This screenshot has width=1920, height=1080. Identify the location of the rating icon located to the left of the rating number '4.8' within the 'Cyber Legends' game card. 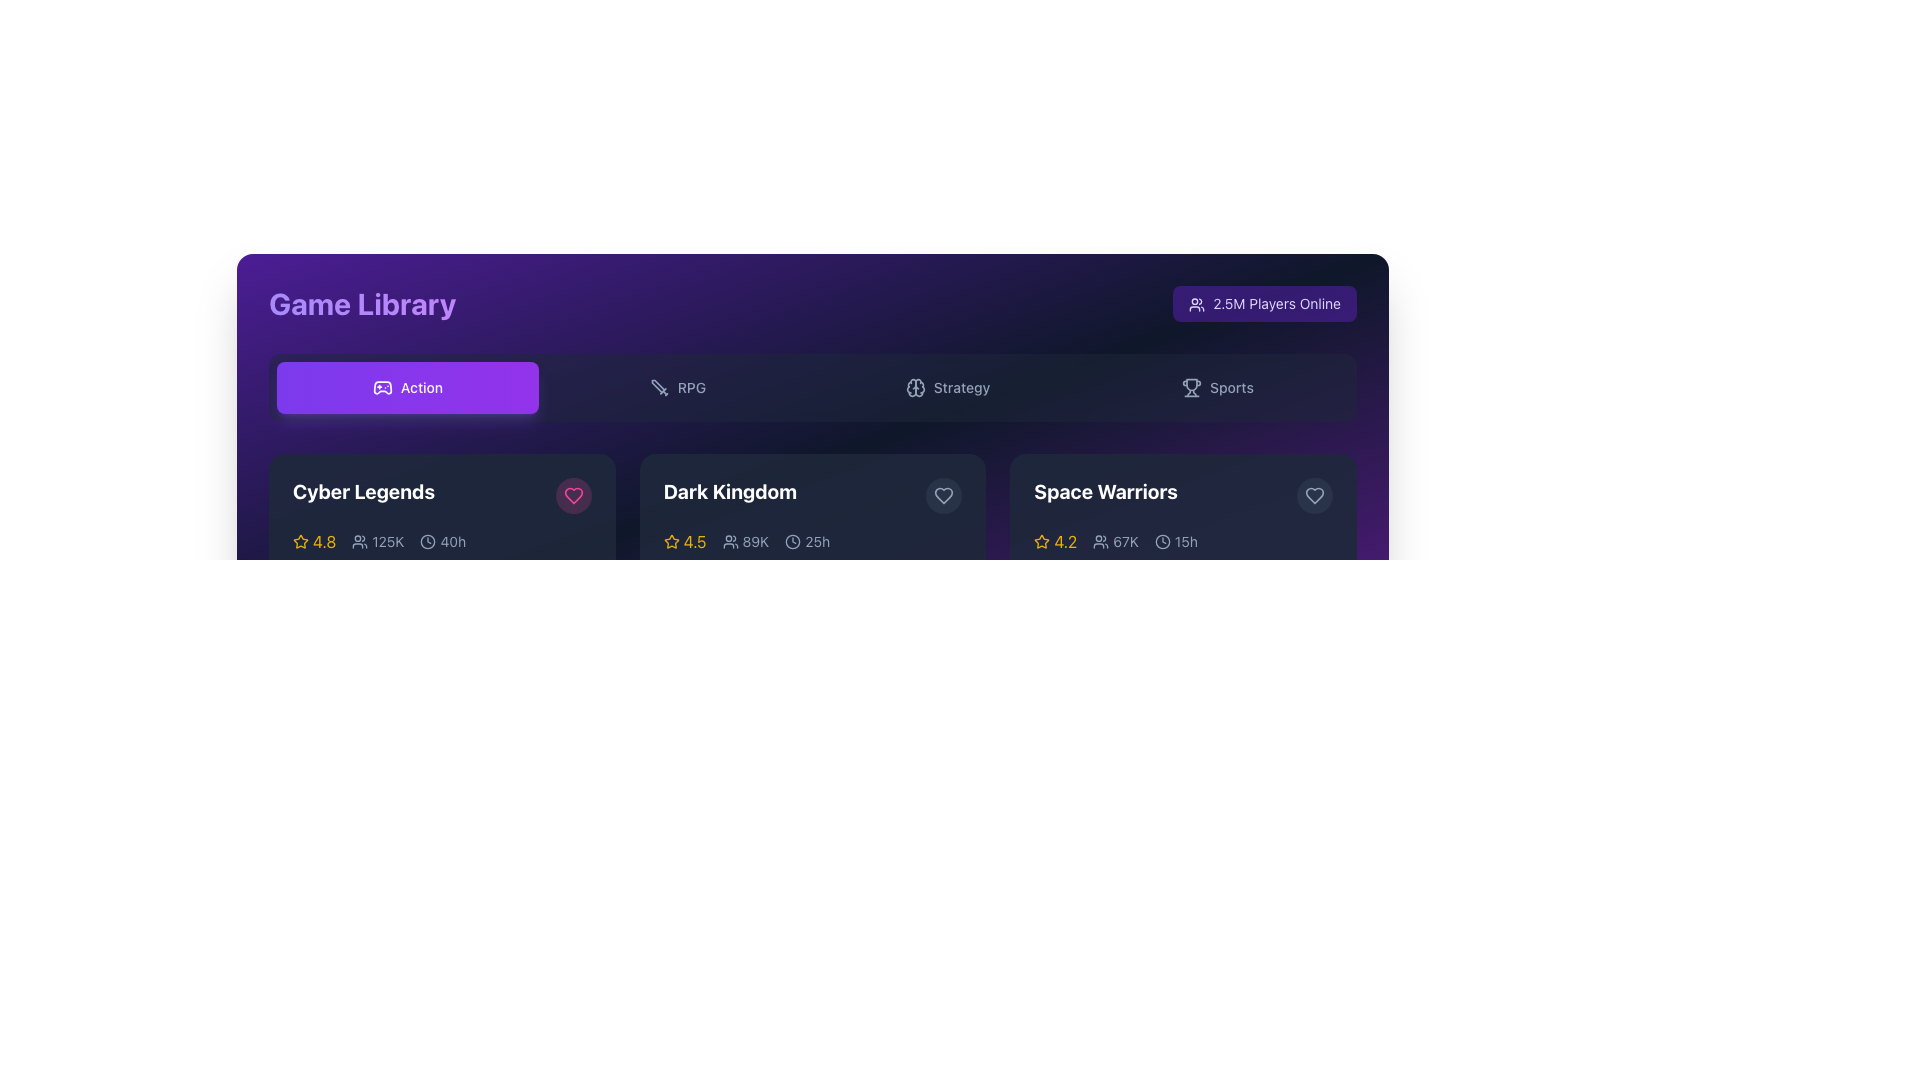
(300, 541).